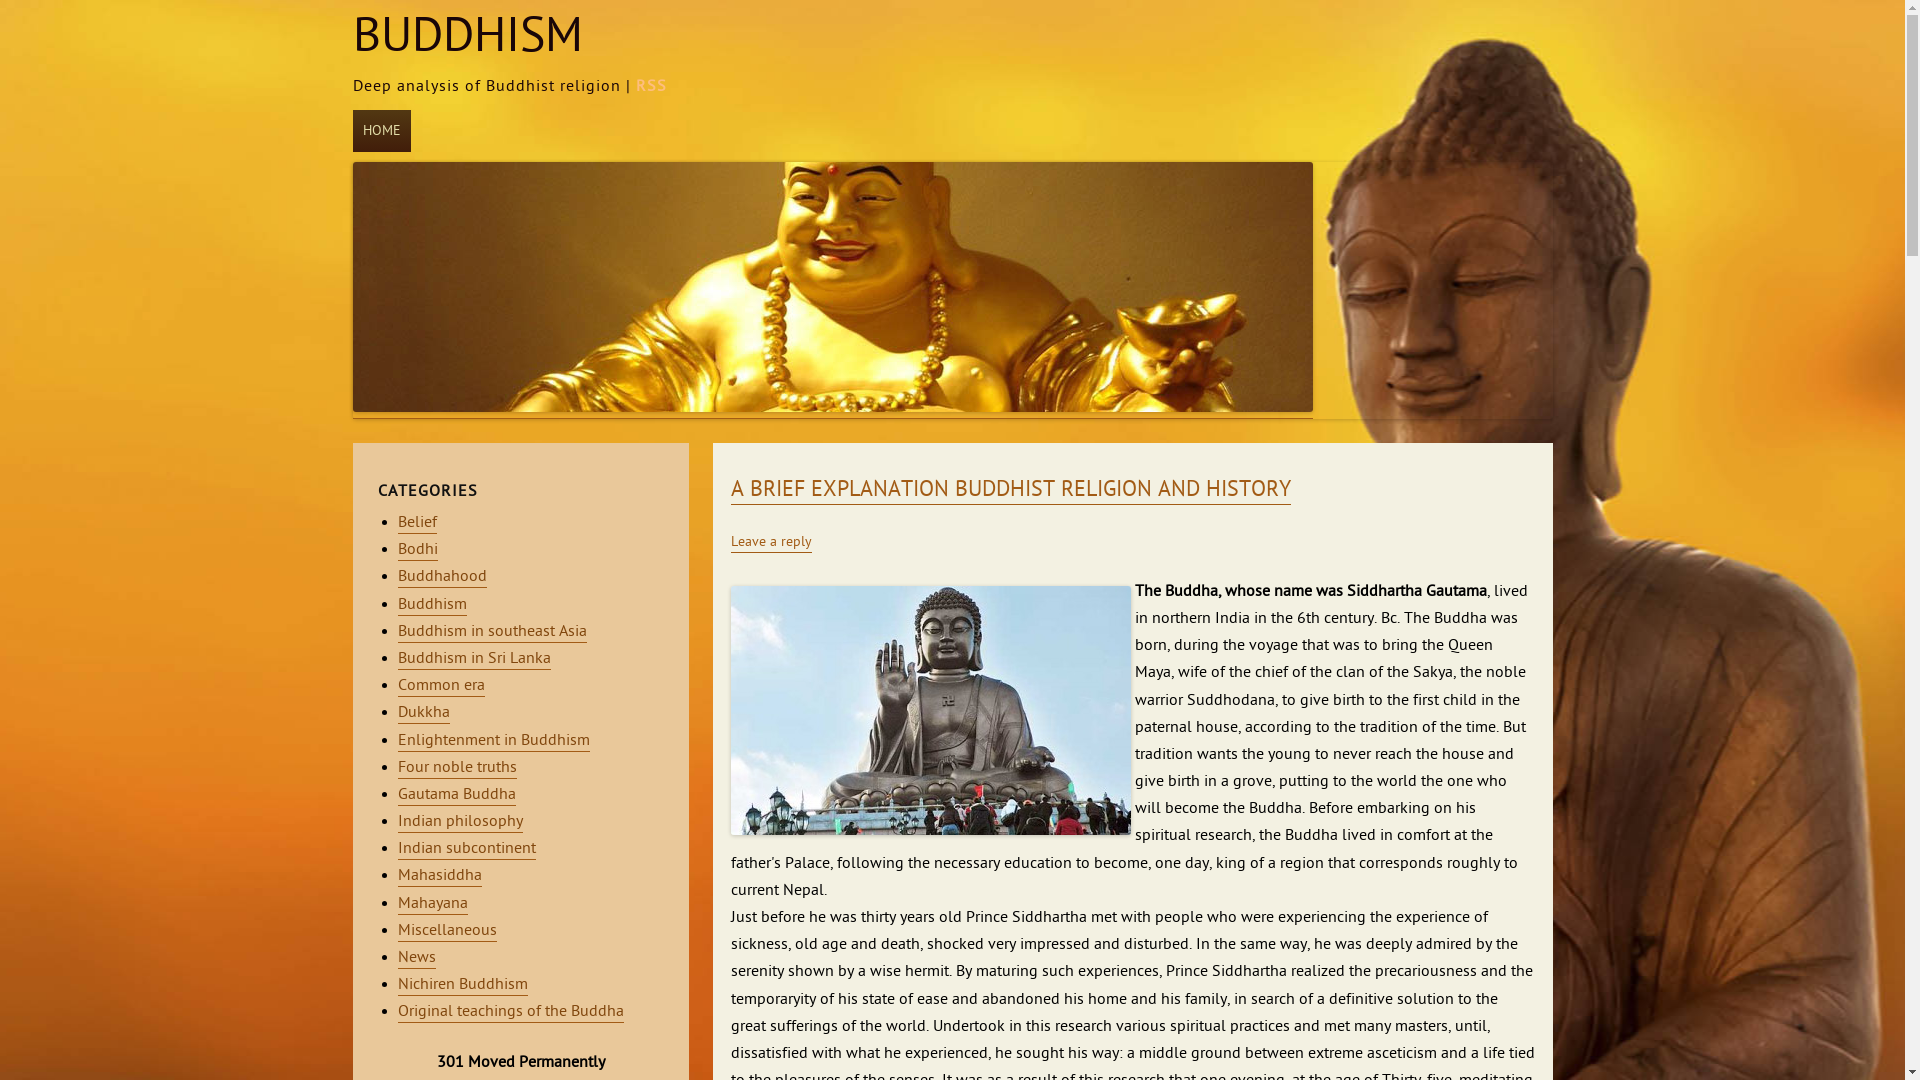 The width and height of the screenshot is (1920, 1080). I want to click on 'Four noble truths', so click(456, 767).